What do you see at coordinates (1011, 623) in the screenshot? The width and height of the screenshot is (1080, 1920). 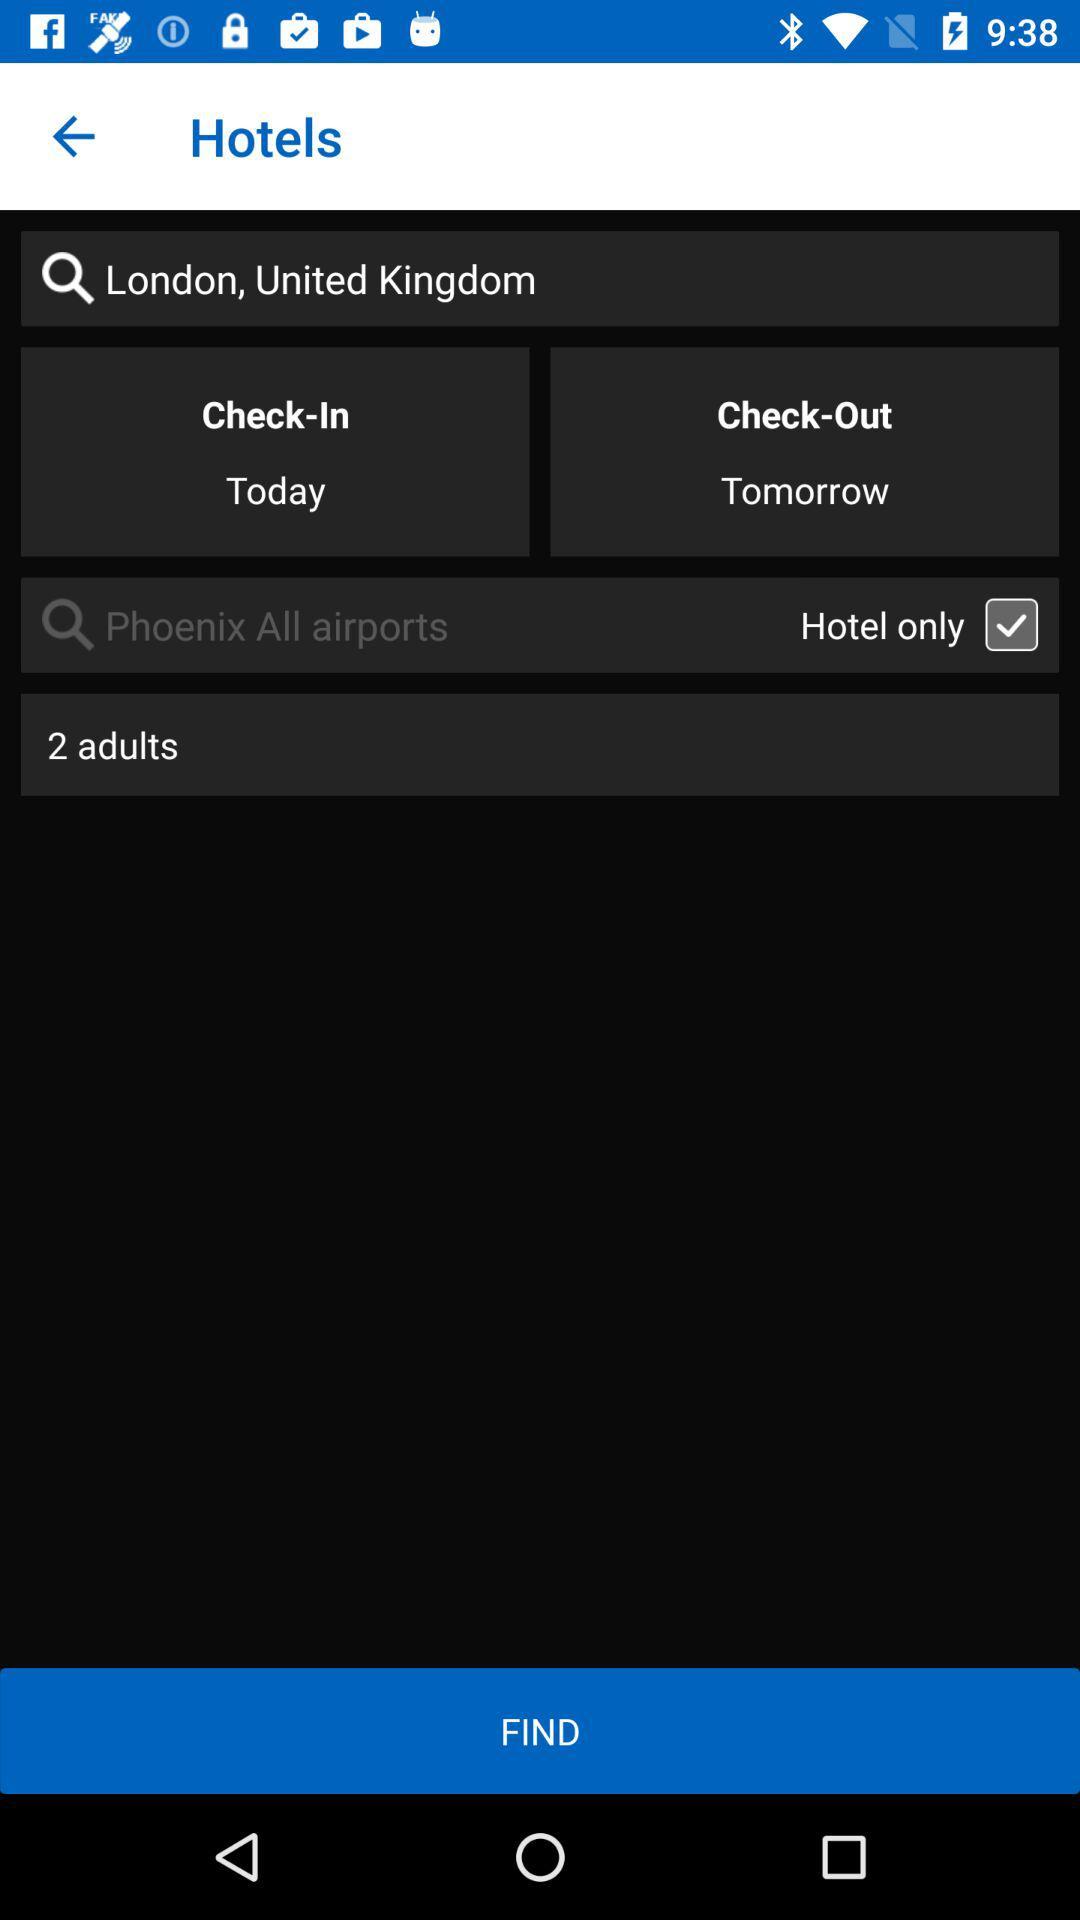 I see `unclick` at bounding box center [1011, 623].